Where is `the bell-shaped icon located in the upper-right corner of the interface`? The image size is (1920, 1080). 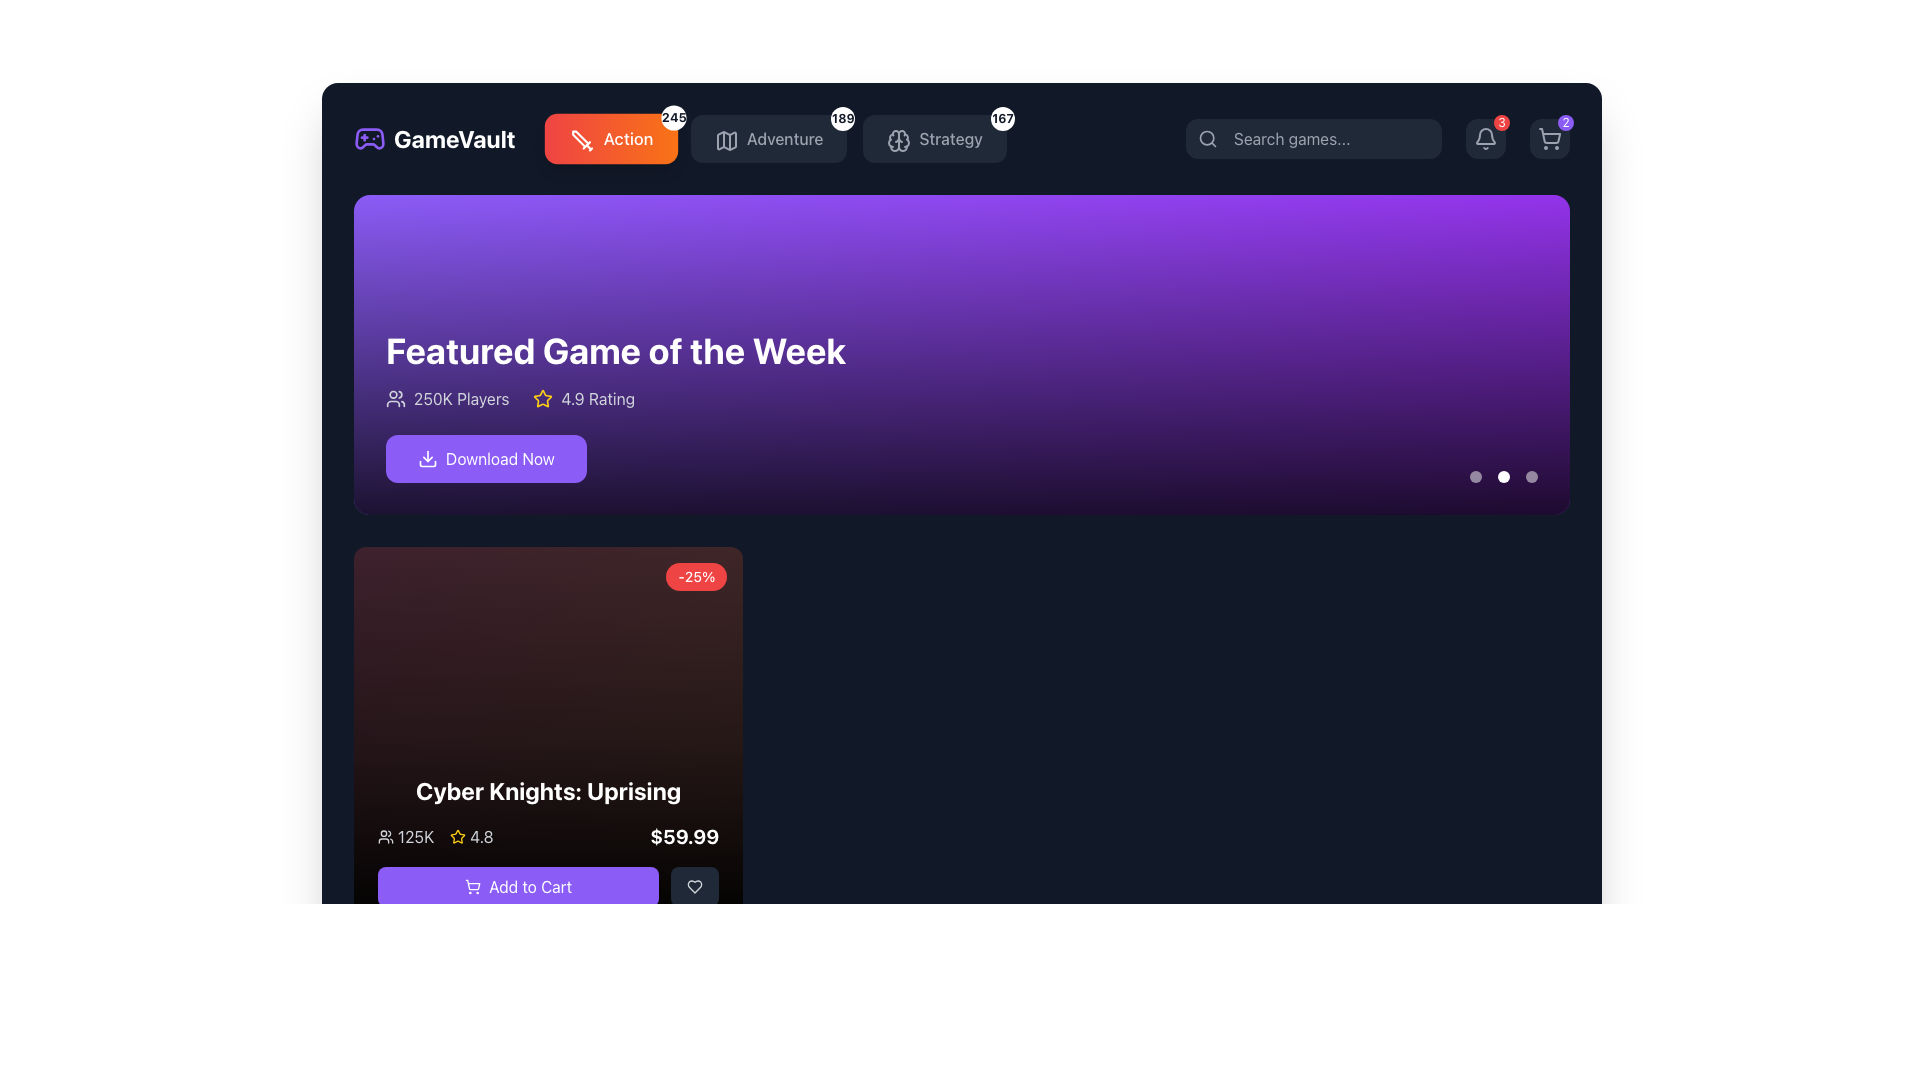
the bell-shaped icon located in the upper-right corner of the interface is located at coordinates (1486, 137).